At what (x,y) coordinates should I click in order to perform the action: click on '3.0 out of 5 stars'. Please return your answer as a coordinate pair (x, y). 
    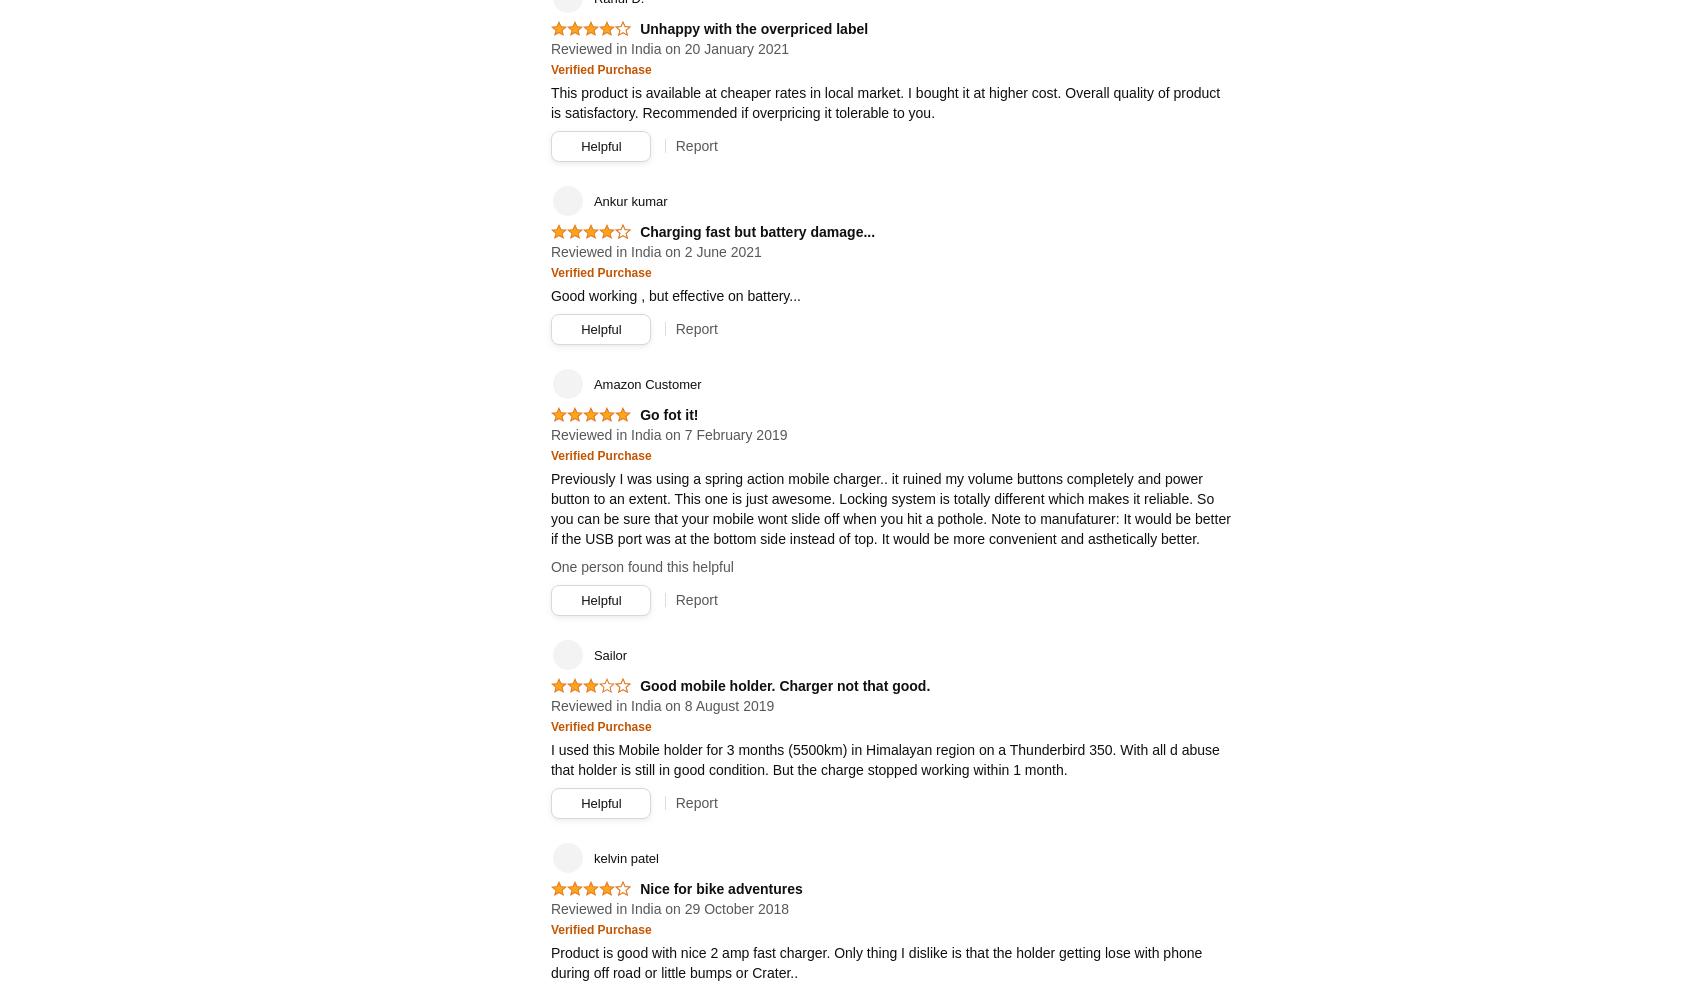
    Looking at the image, I should click on (585, 693).